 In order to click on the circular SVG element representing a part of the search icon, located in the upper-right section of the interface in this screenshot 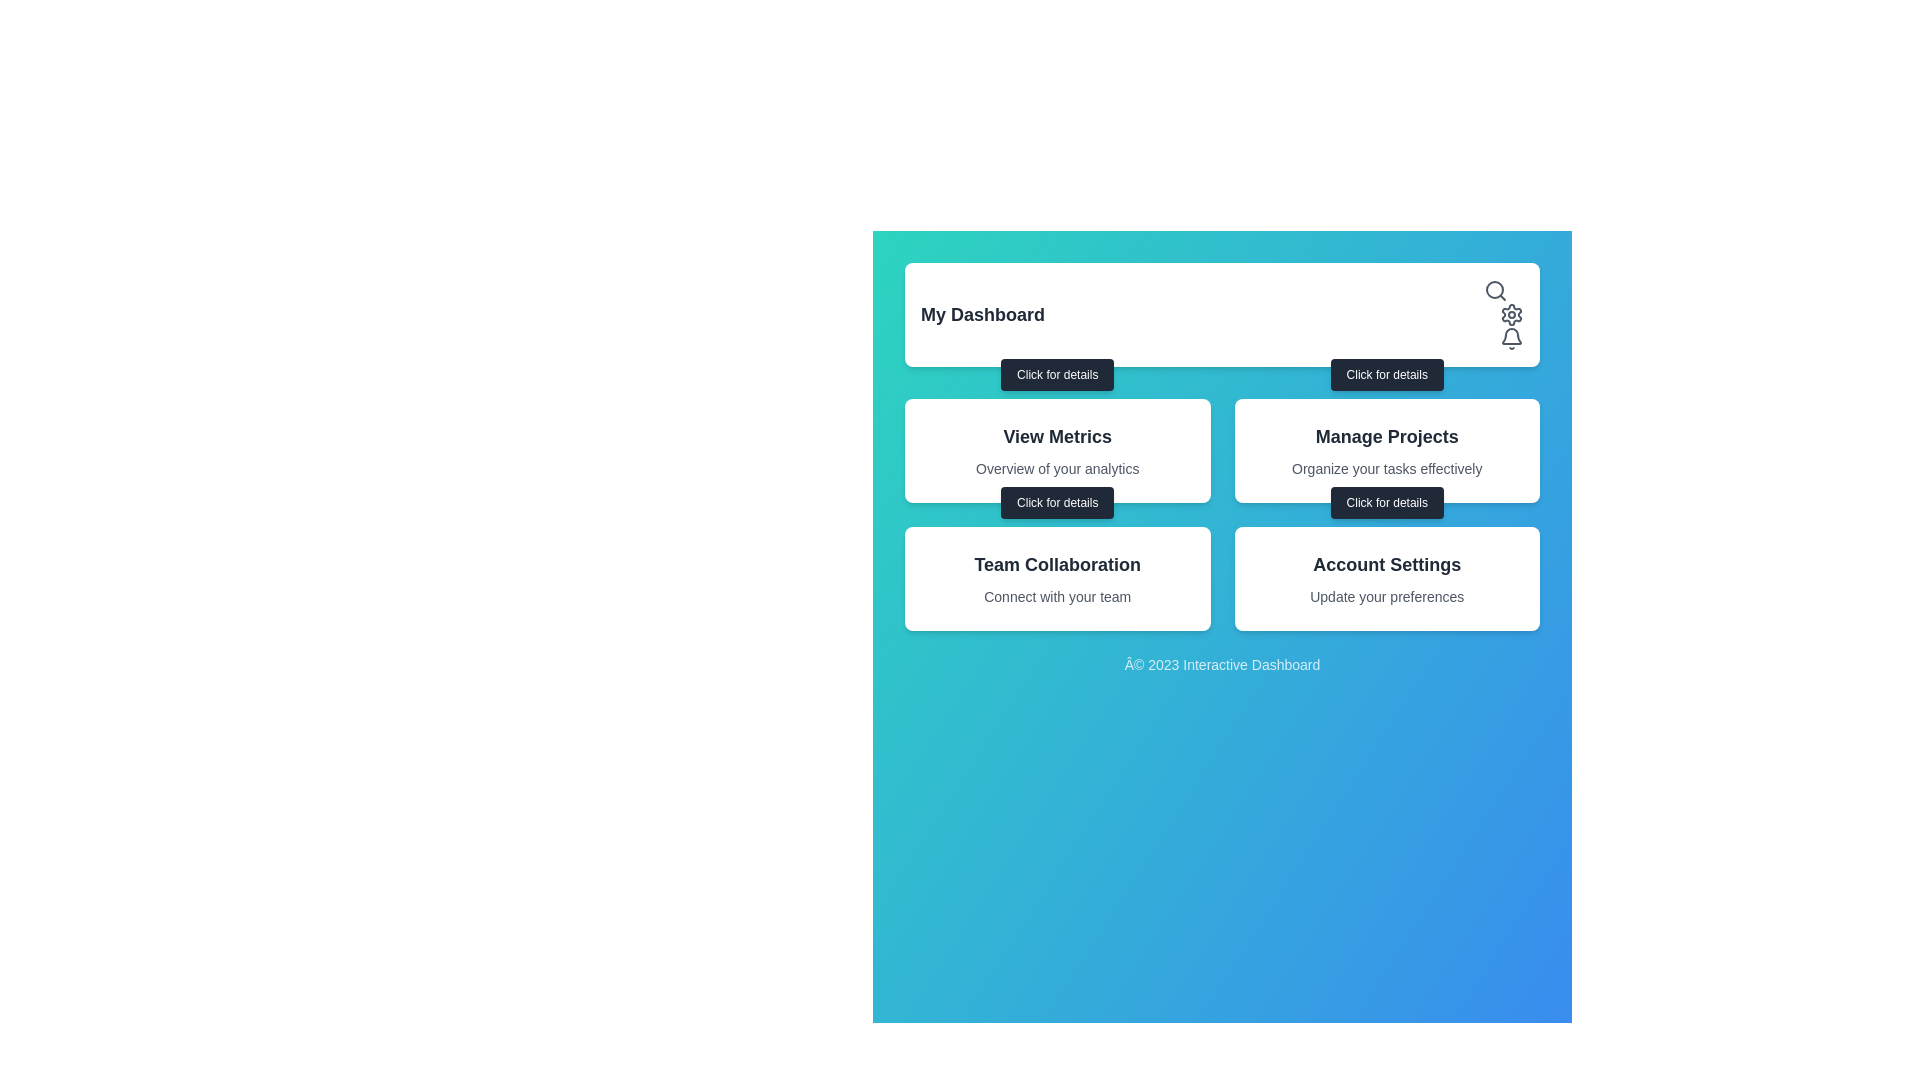, I will do `click(1494, 289)`.